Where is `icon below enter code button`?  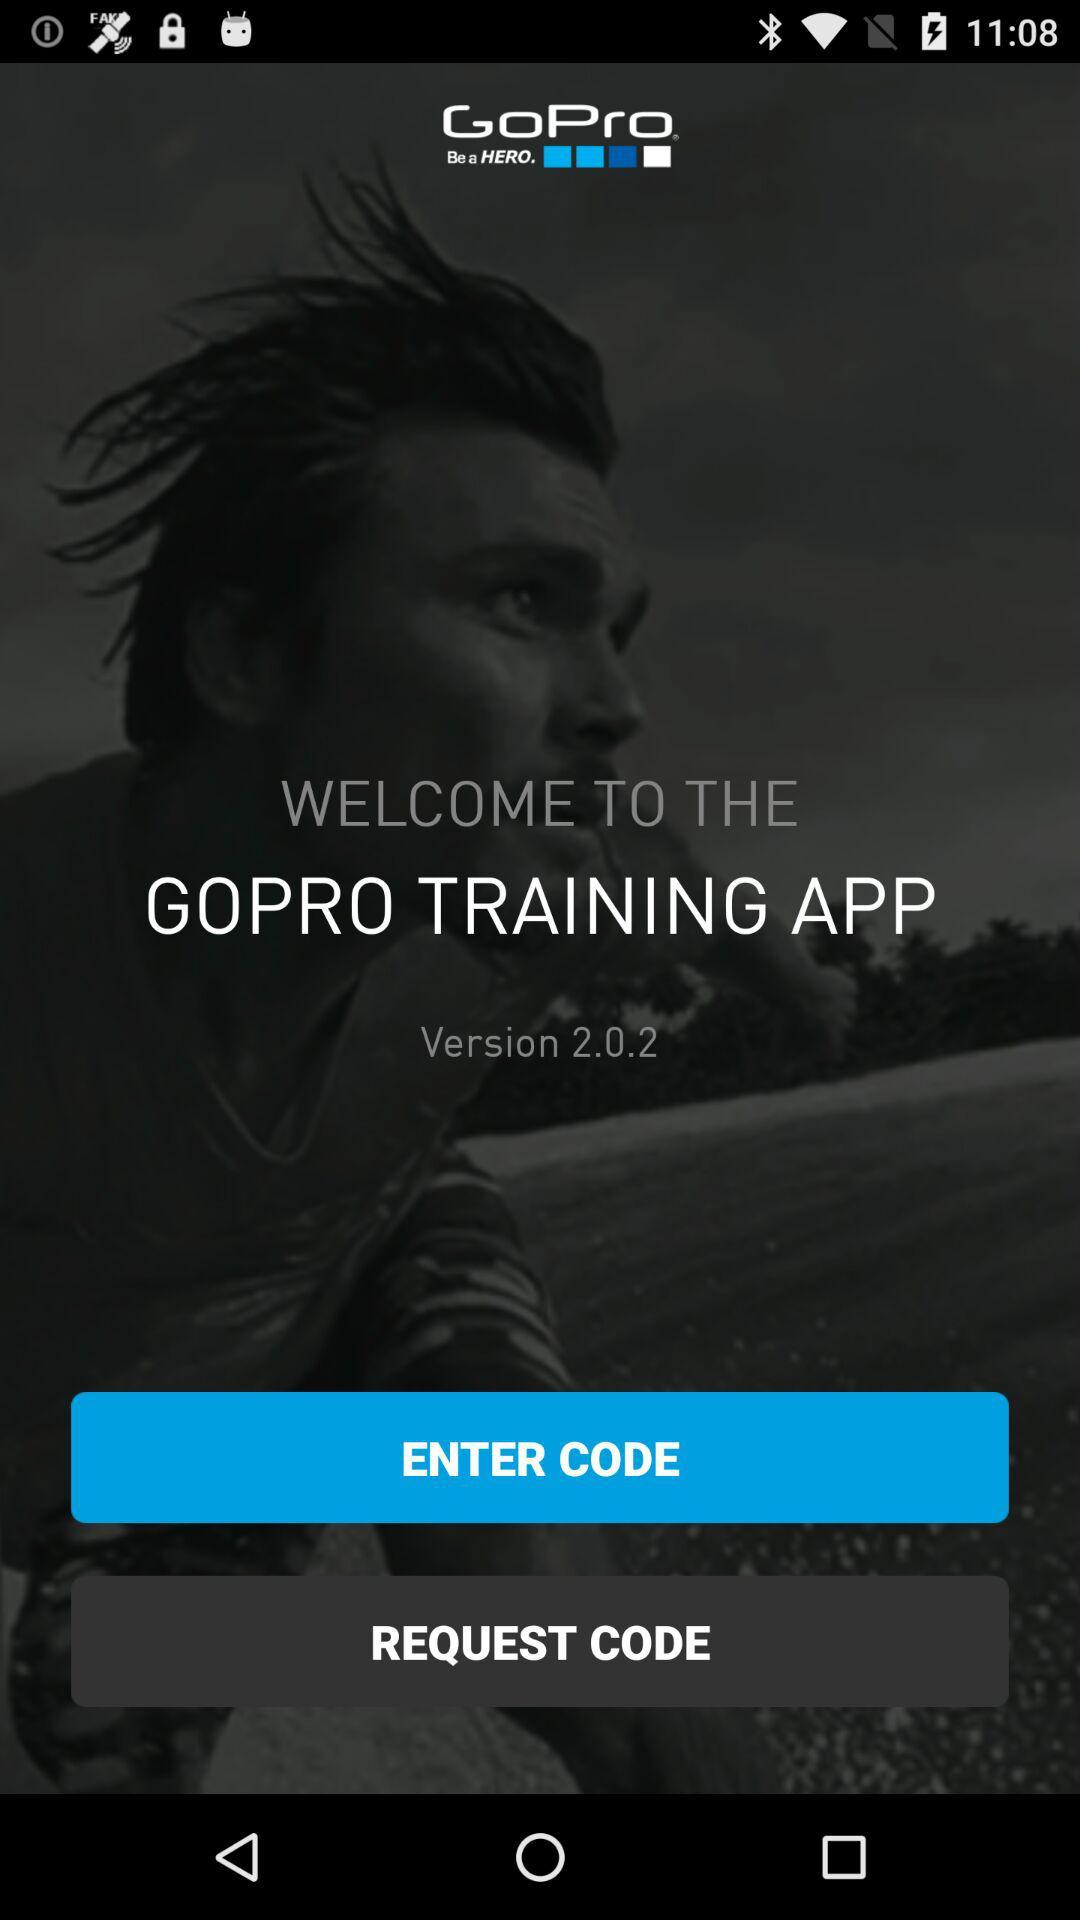 icon below enter code button is located at coordinates (540, 1641).